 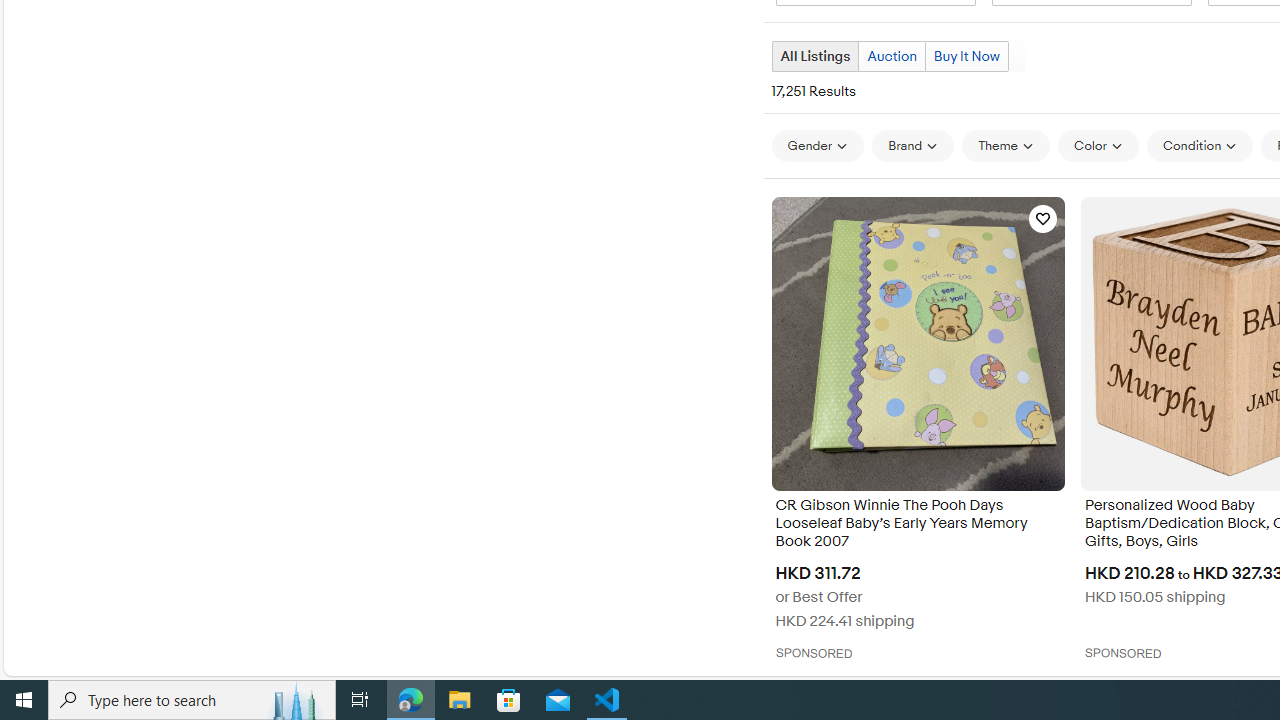 What do you see at coordinates (891, 55) in the screenshot?
I see `'Auction'` at bounding box center [891, 55].